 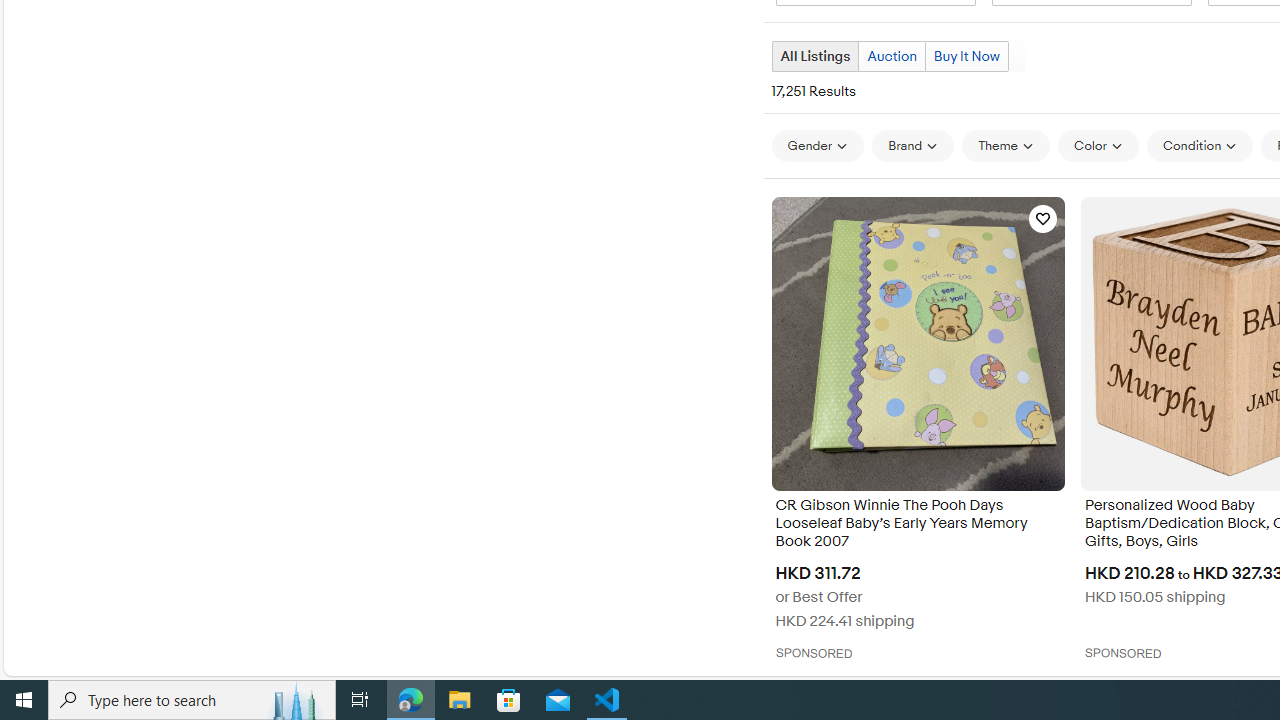 What do you see at coordinates (891, 55) in the screenshot?
I see `'Auction'` at bounding box center [891, 55].